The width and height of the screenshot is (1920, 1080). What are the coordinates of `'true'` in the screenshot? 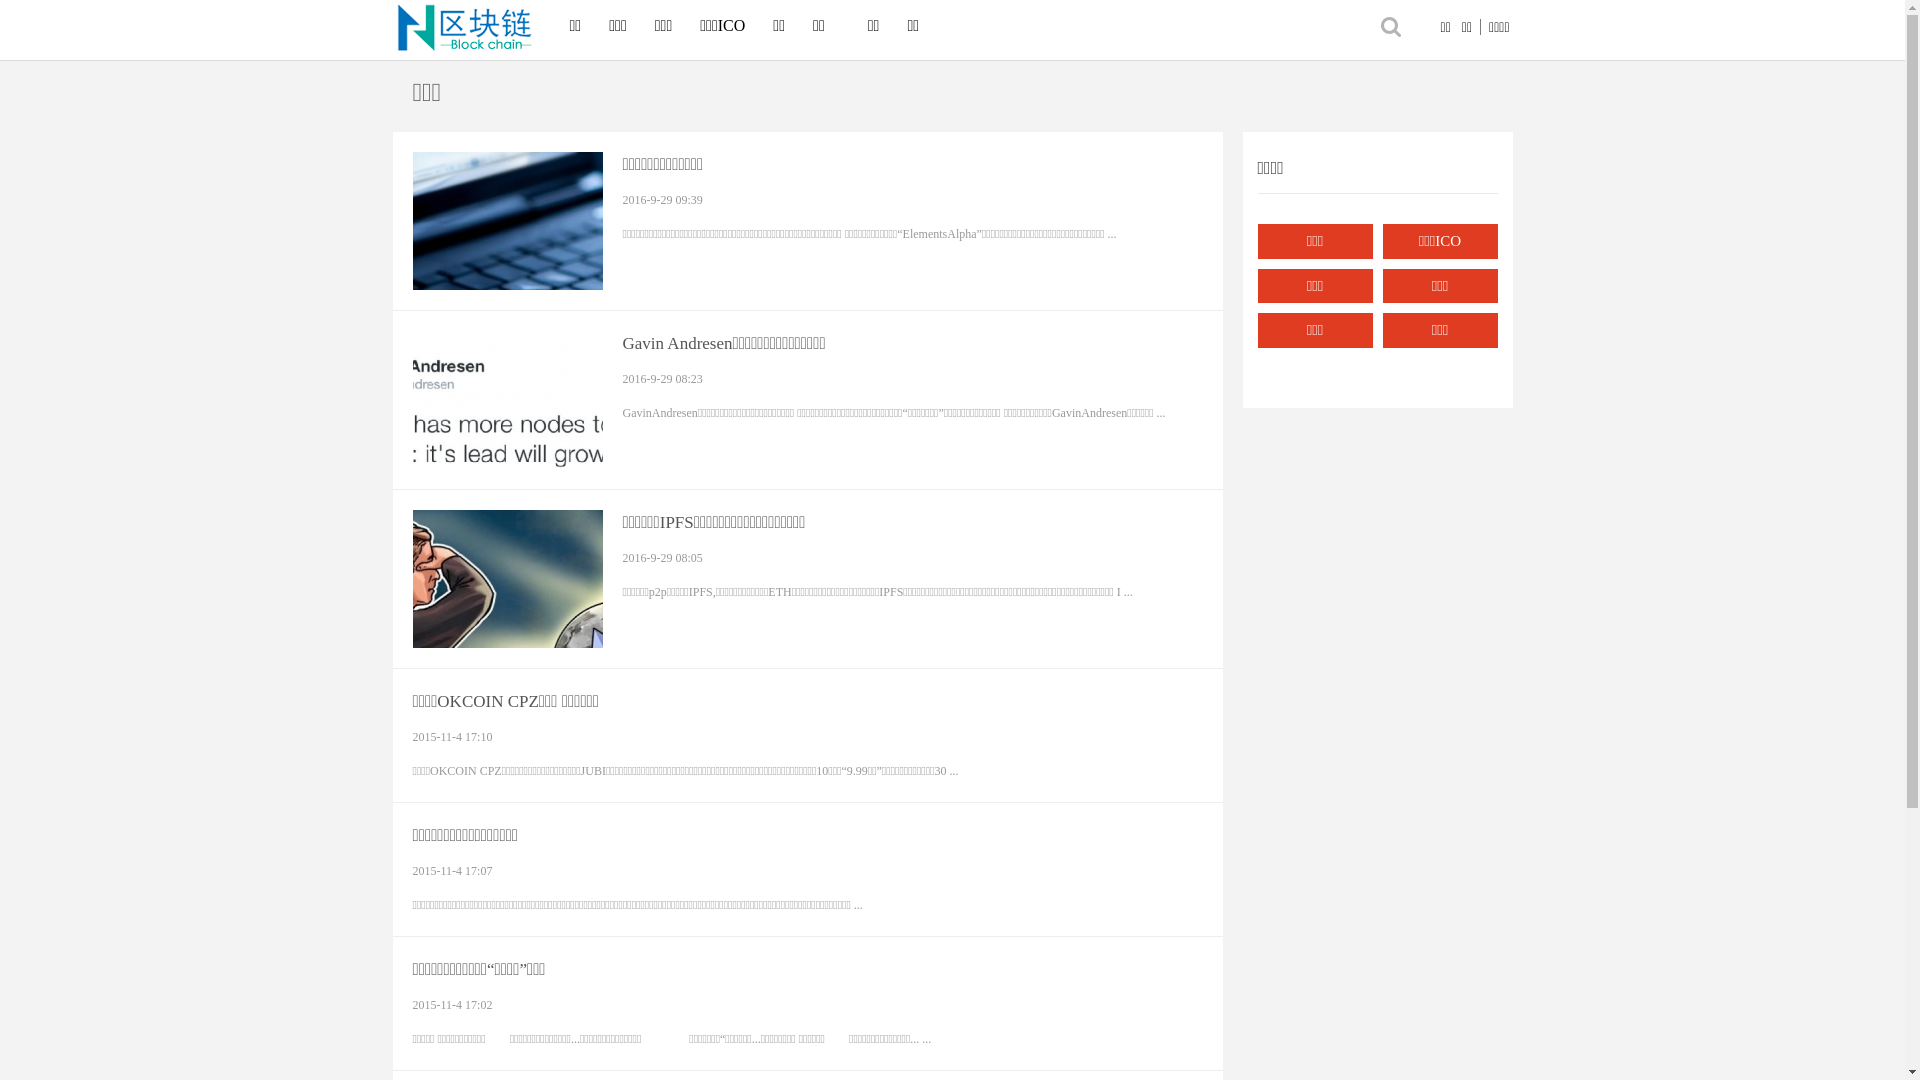 It's located at (1371, 26).